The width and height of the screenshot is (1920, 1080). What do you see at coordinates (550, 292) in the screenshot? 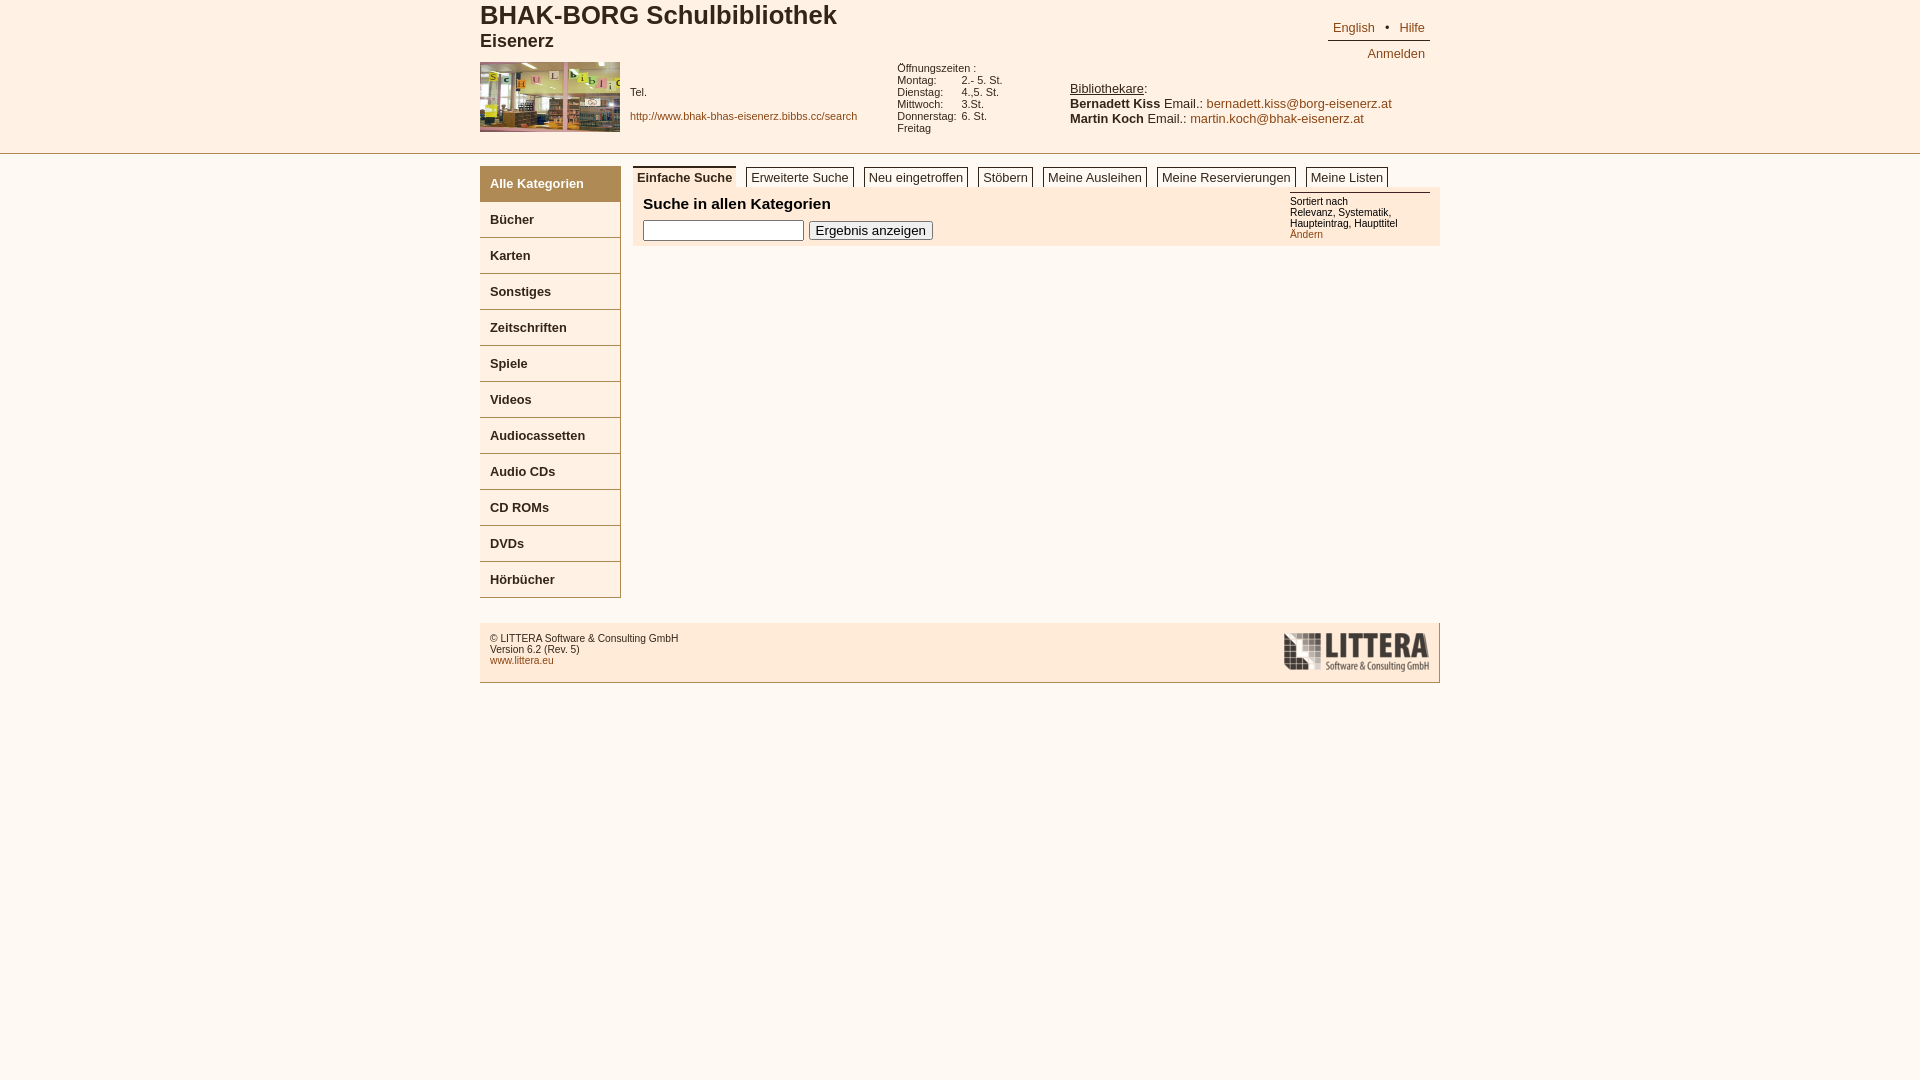
I see `'Sonstiges'` at bounding box center [550, 292].